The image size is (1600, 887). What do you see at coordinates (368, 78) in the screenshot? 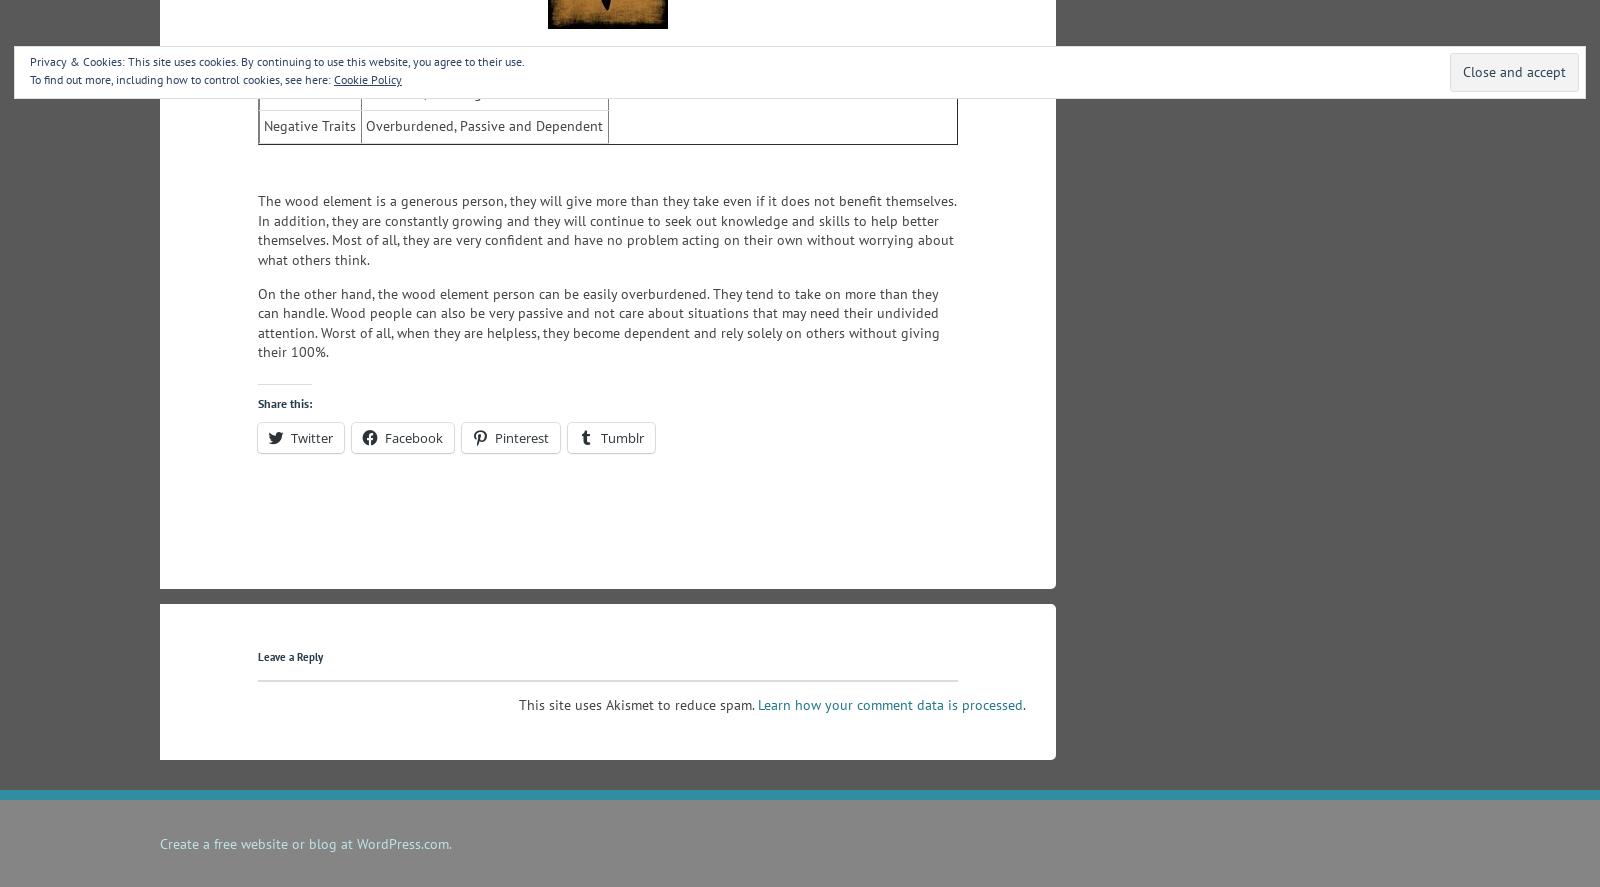
I see `'Cookie Policy'` at bounding box center [368, 78].